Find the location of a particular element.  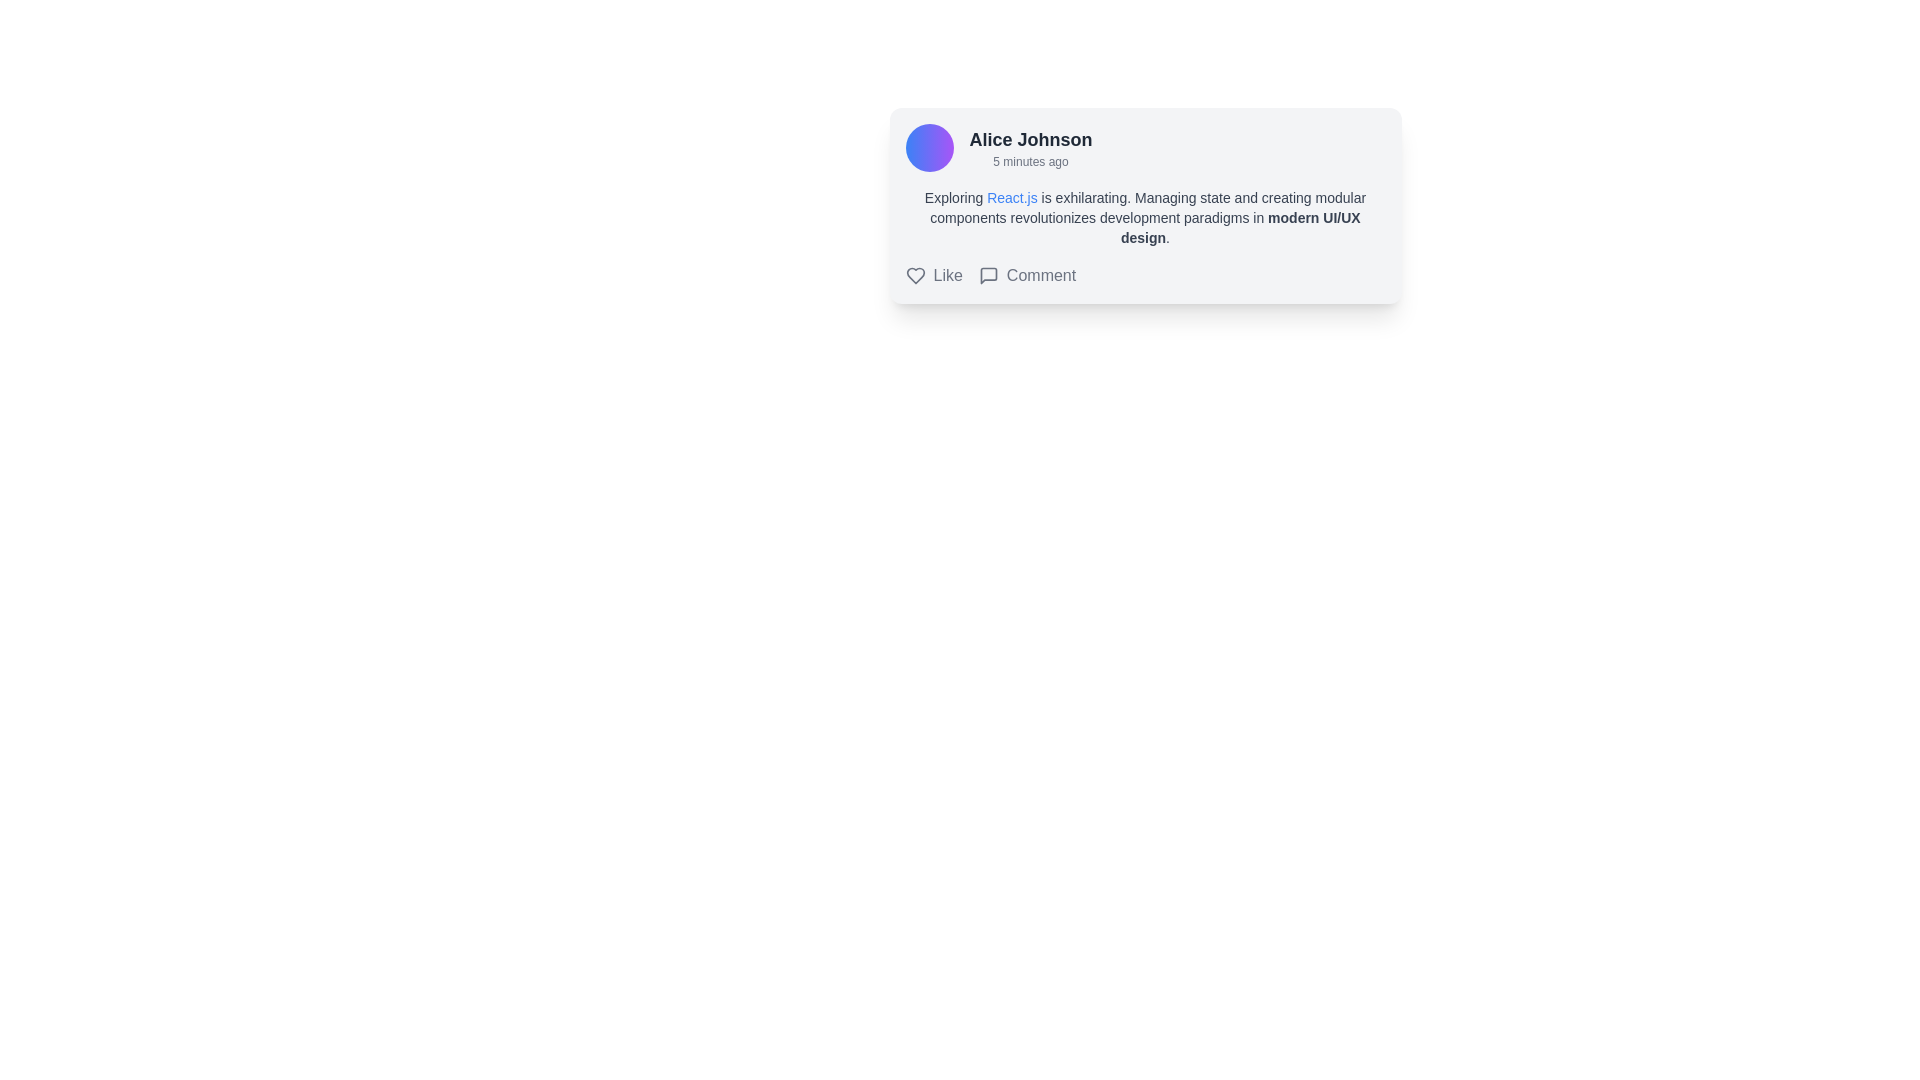

the 'Comment' button with a speech bubble icon positioned to the right of the 'Like' option is located at coordinates (1027, 276).